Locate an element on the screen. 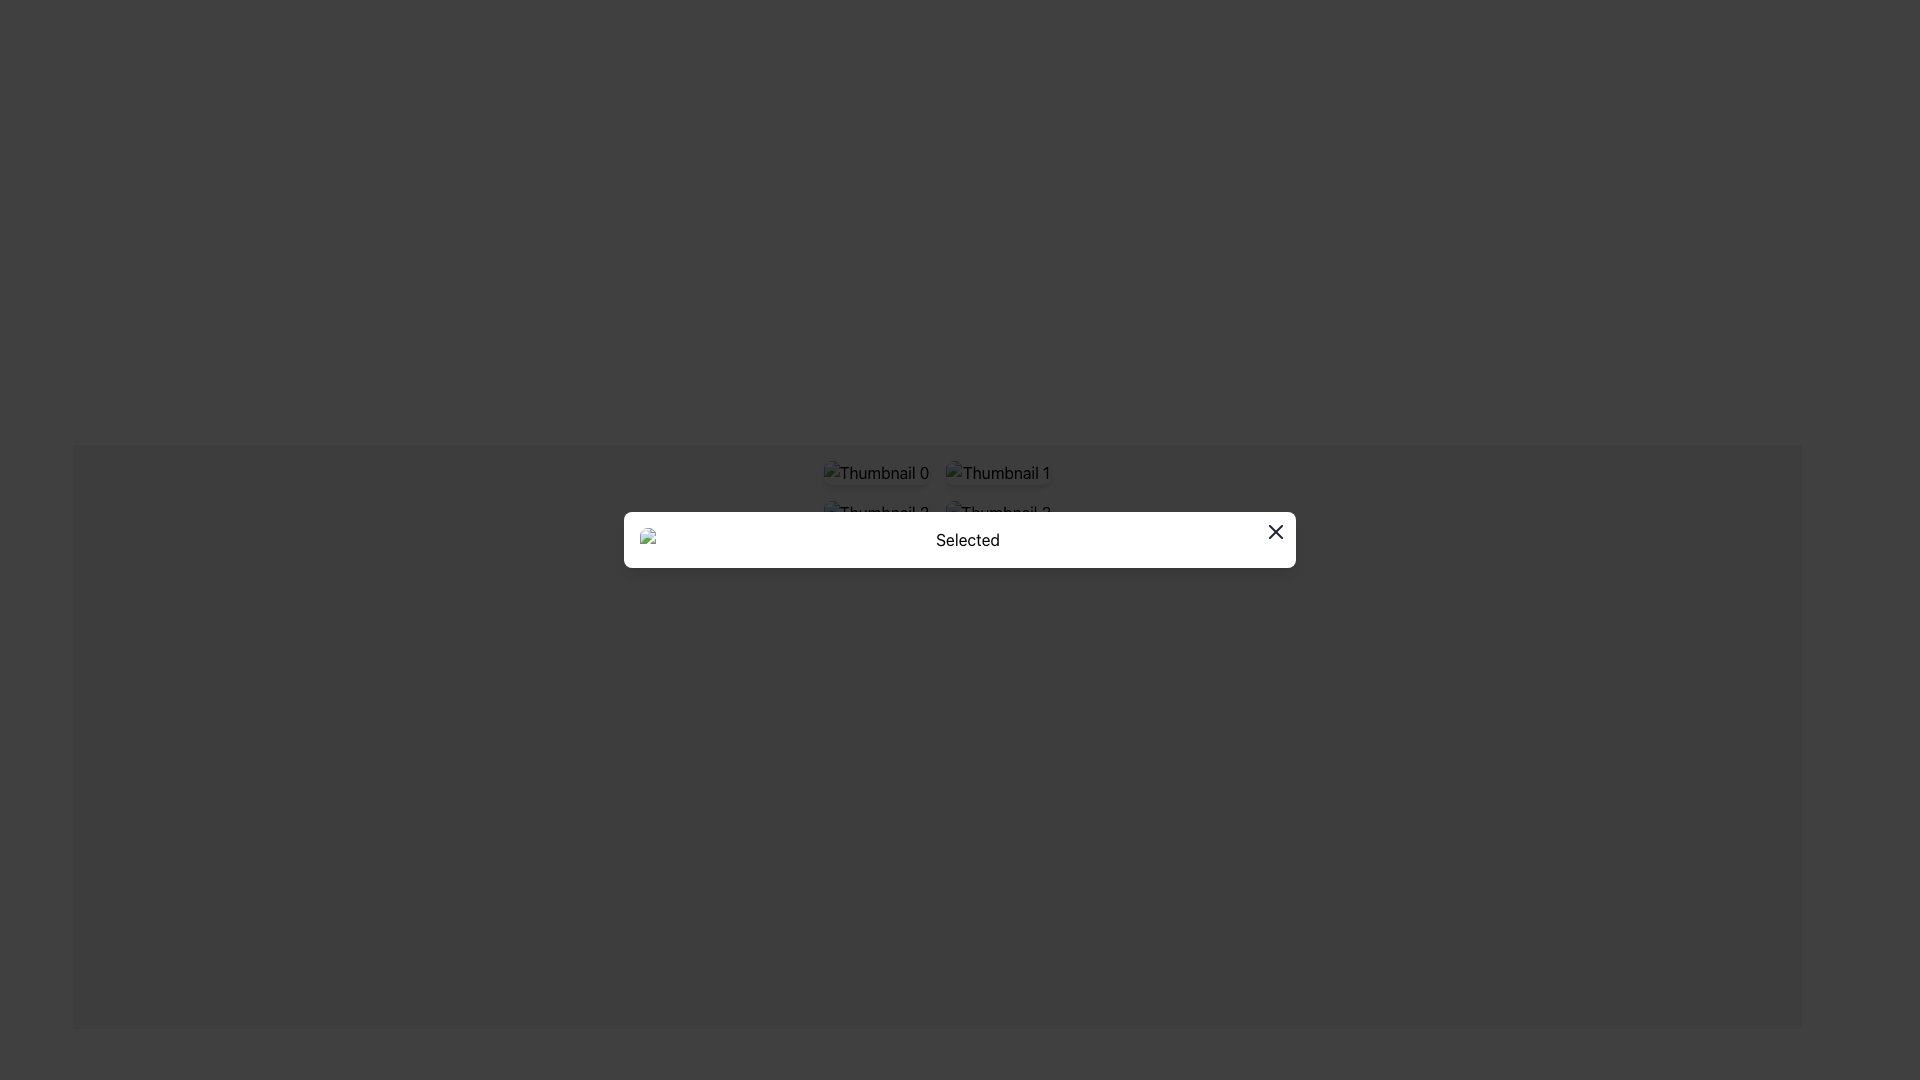  the first image thumbnail located at the top-left corner of a 2x2 grid is located at coordinates (875, 473).